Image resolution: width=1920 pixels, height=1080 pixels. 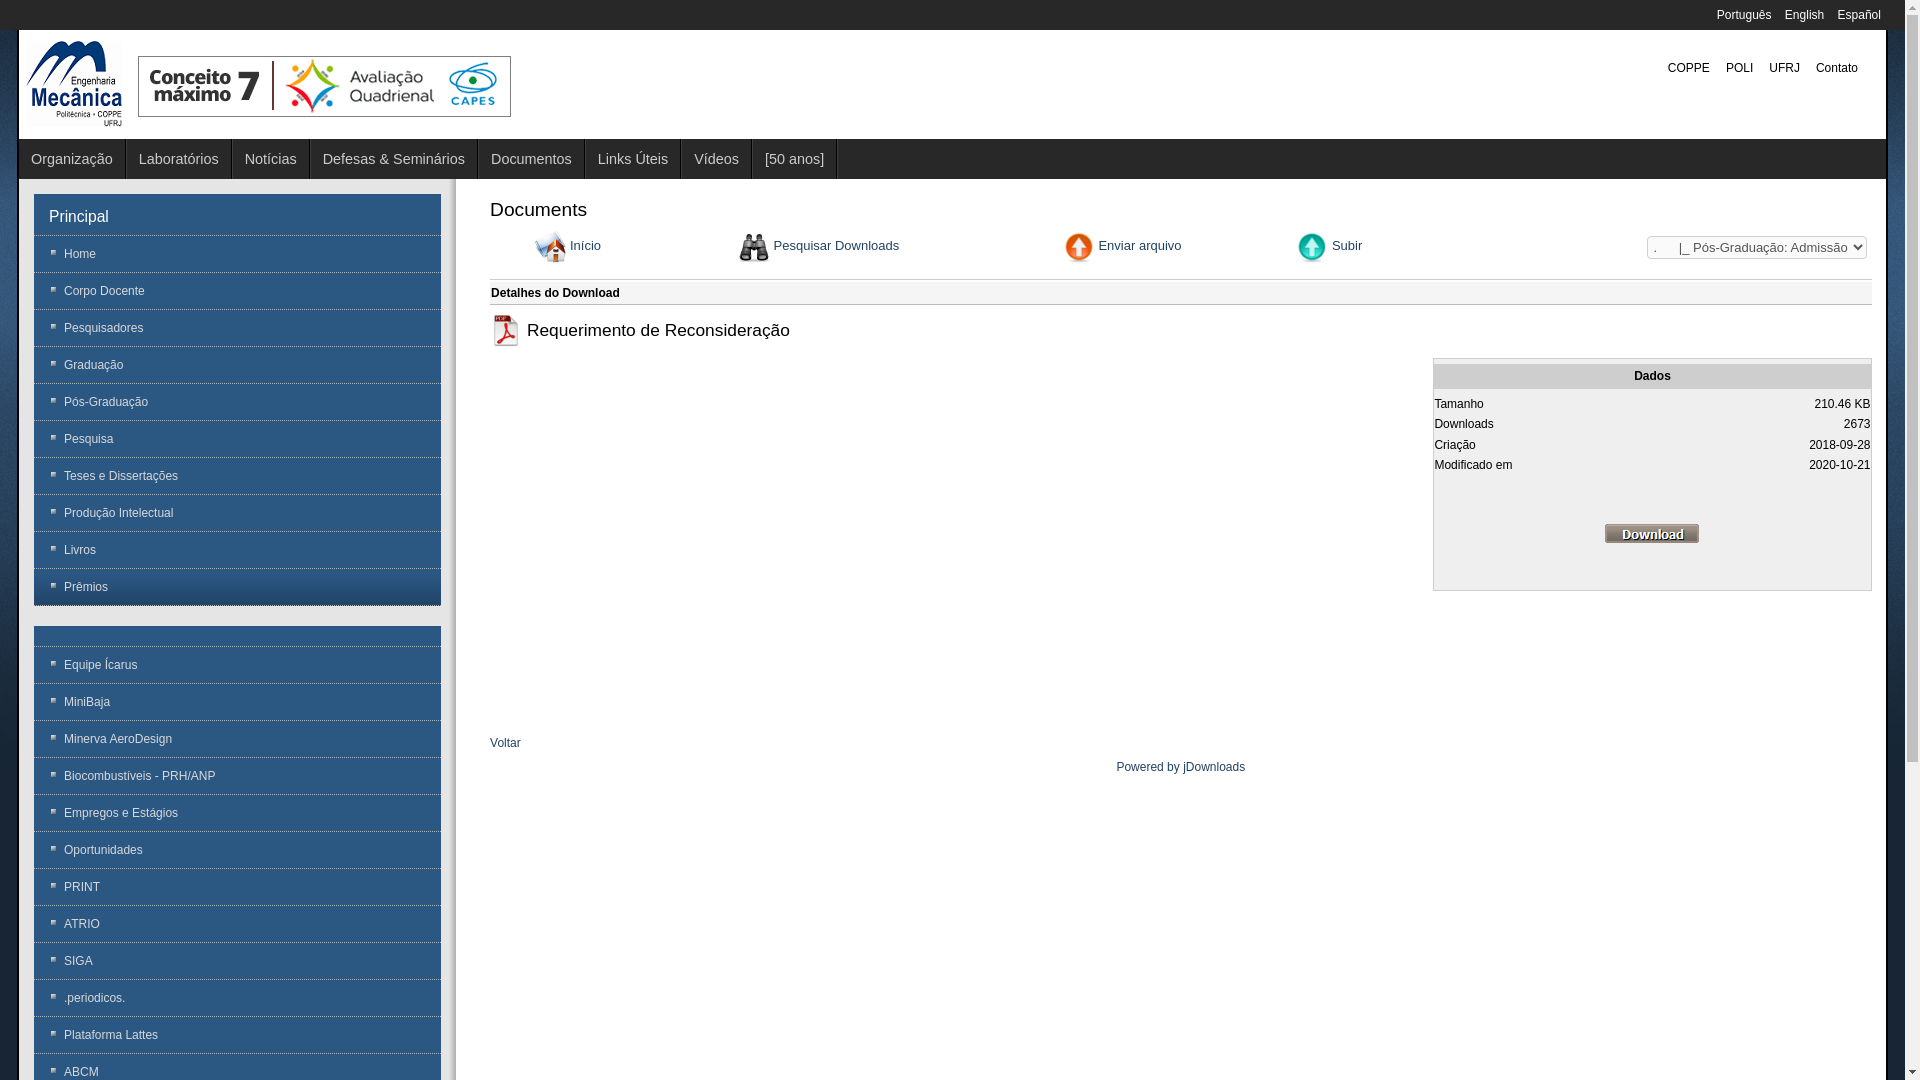 I want to click on '[50 anos]', so click(x=794, y=157).